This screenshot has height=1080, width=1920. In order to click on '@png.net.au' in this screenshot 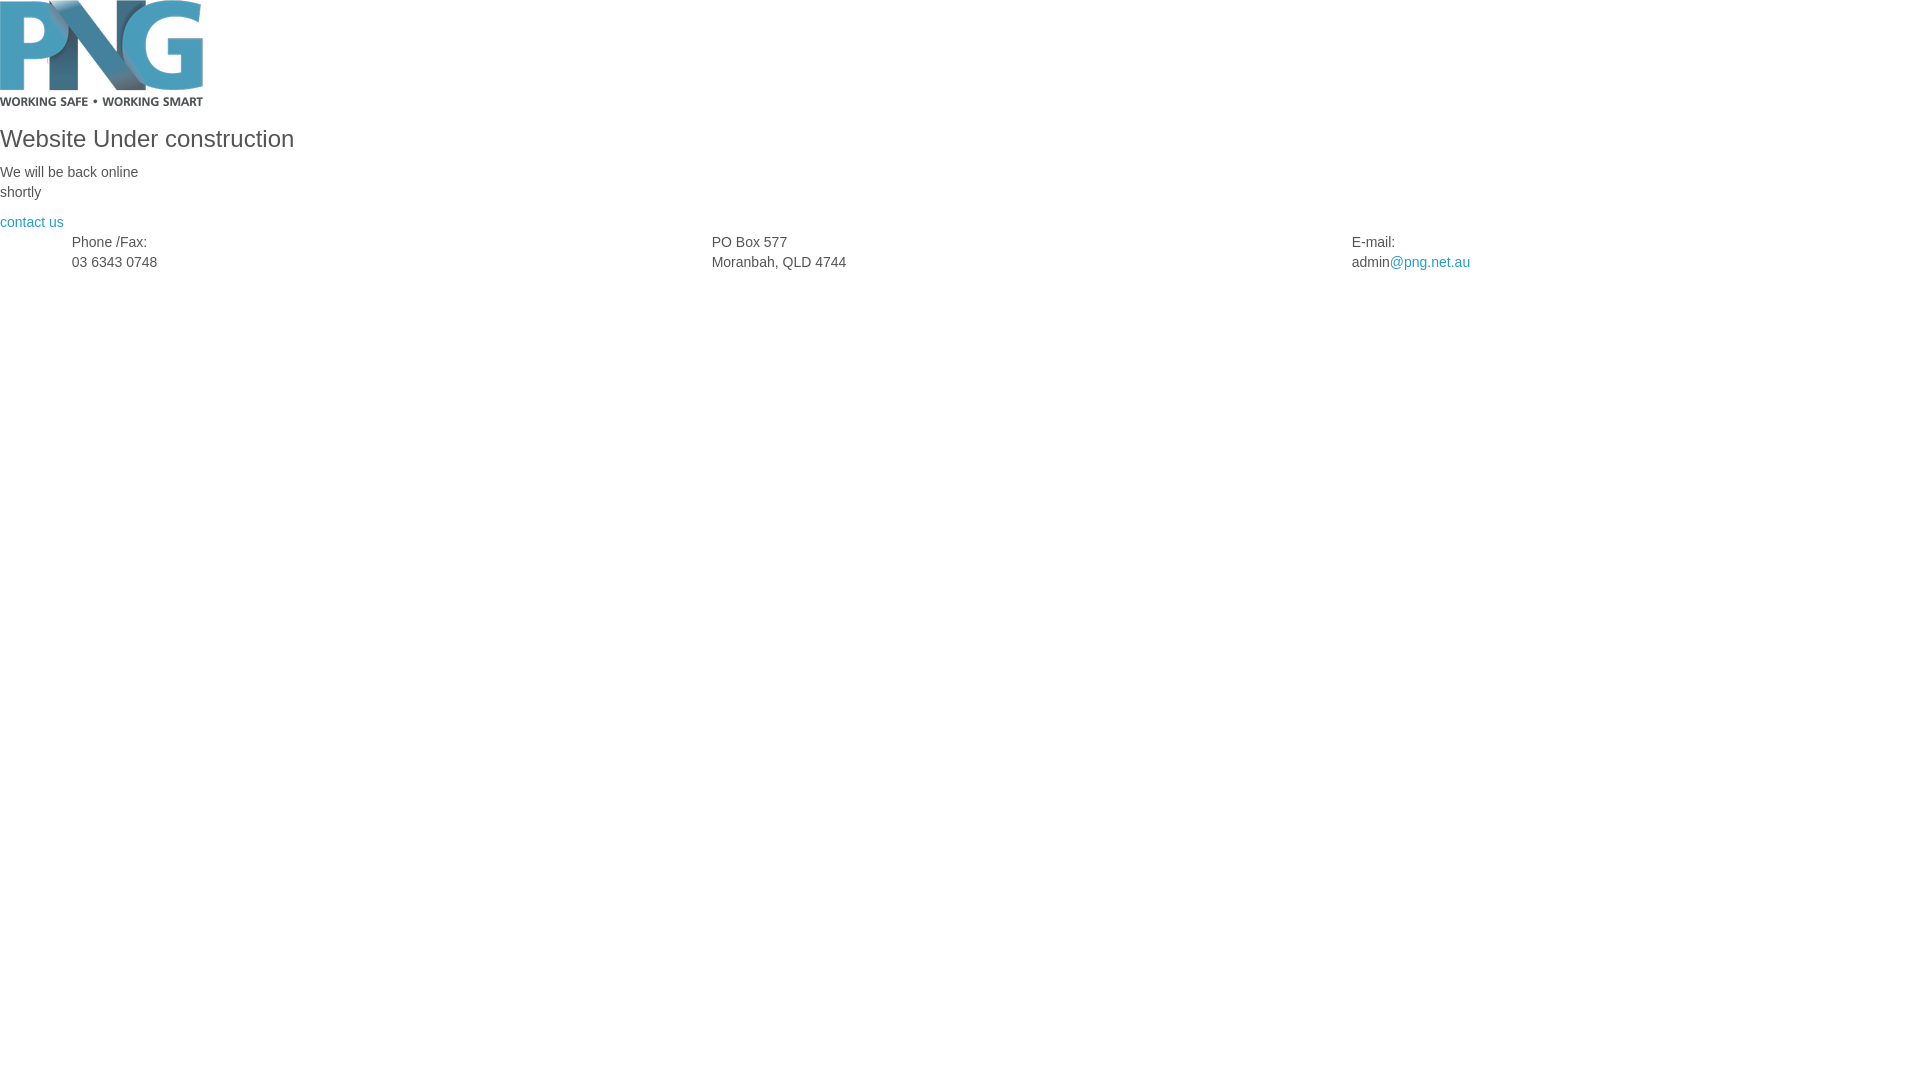, I will do `click(1429, 261)`.